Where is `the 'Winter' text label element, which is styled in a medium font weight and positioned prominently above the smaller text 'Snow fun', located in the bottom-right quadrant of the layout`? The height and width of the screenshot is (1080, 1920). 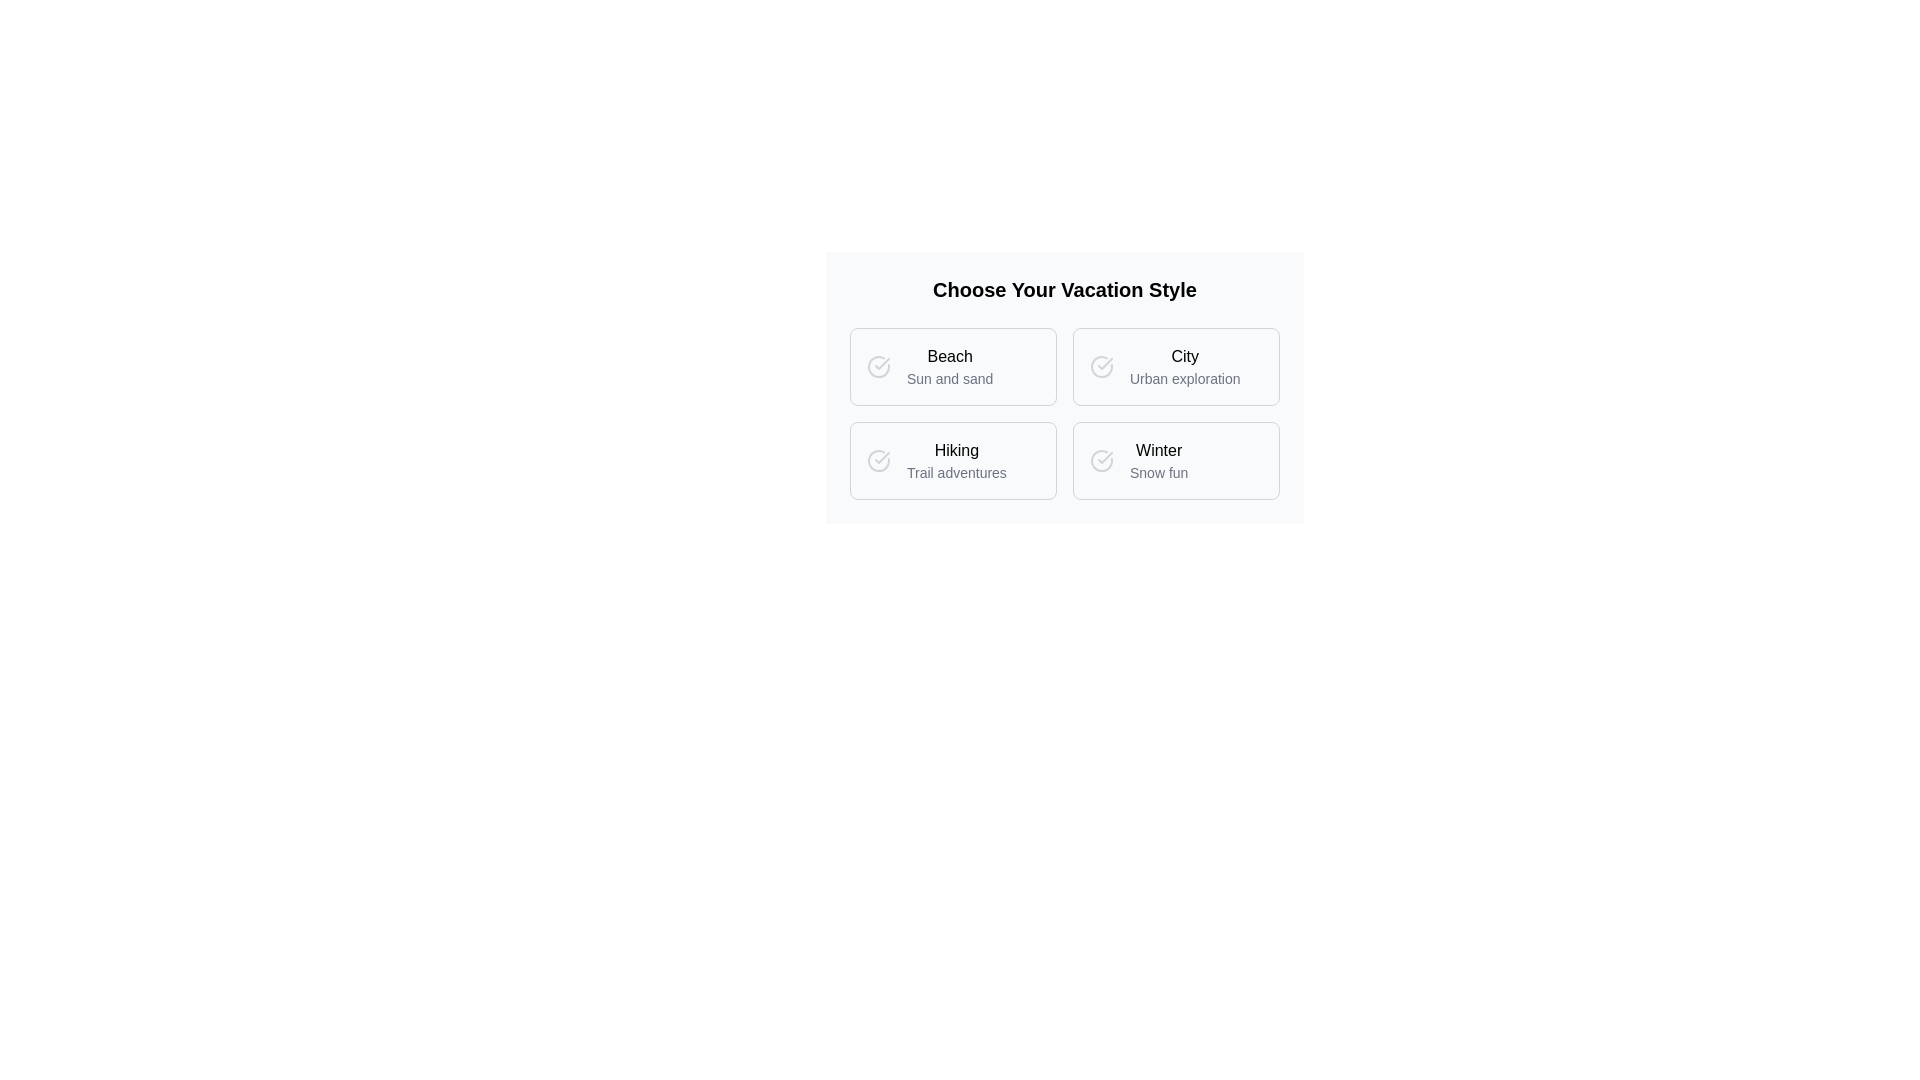 the 'Winter' text label element, which is styled in a medium font weight and positioned prominently above the smaller text 'Snow fun', located in the bottom-right quadrant of the layout is located at coordinates (1159, 451).